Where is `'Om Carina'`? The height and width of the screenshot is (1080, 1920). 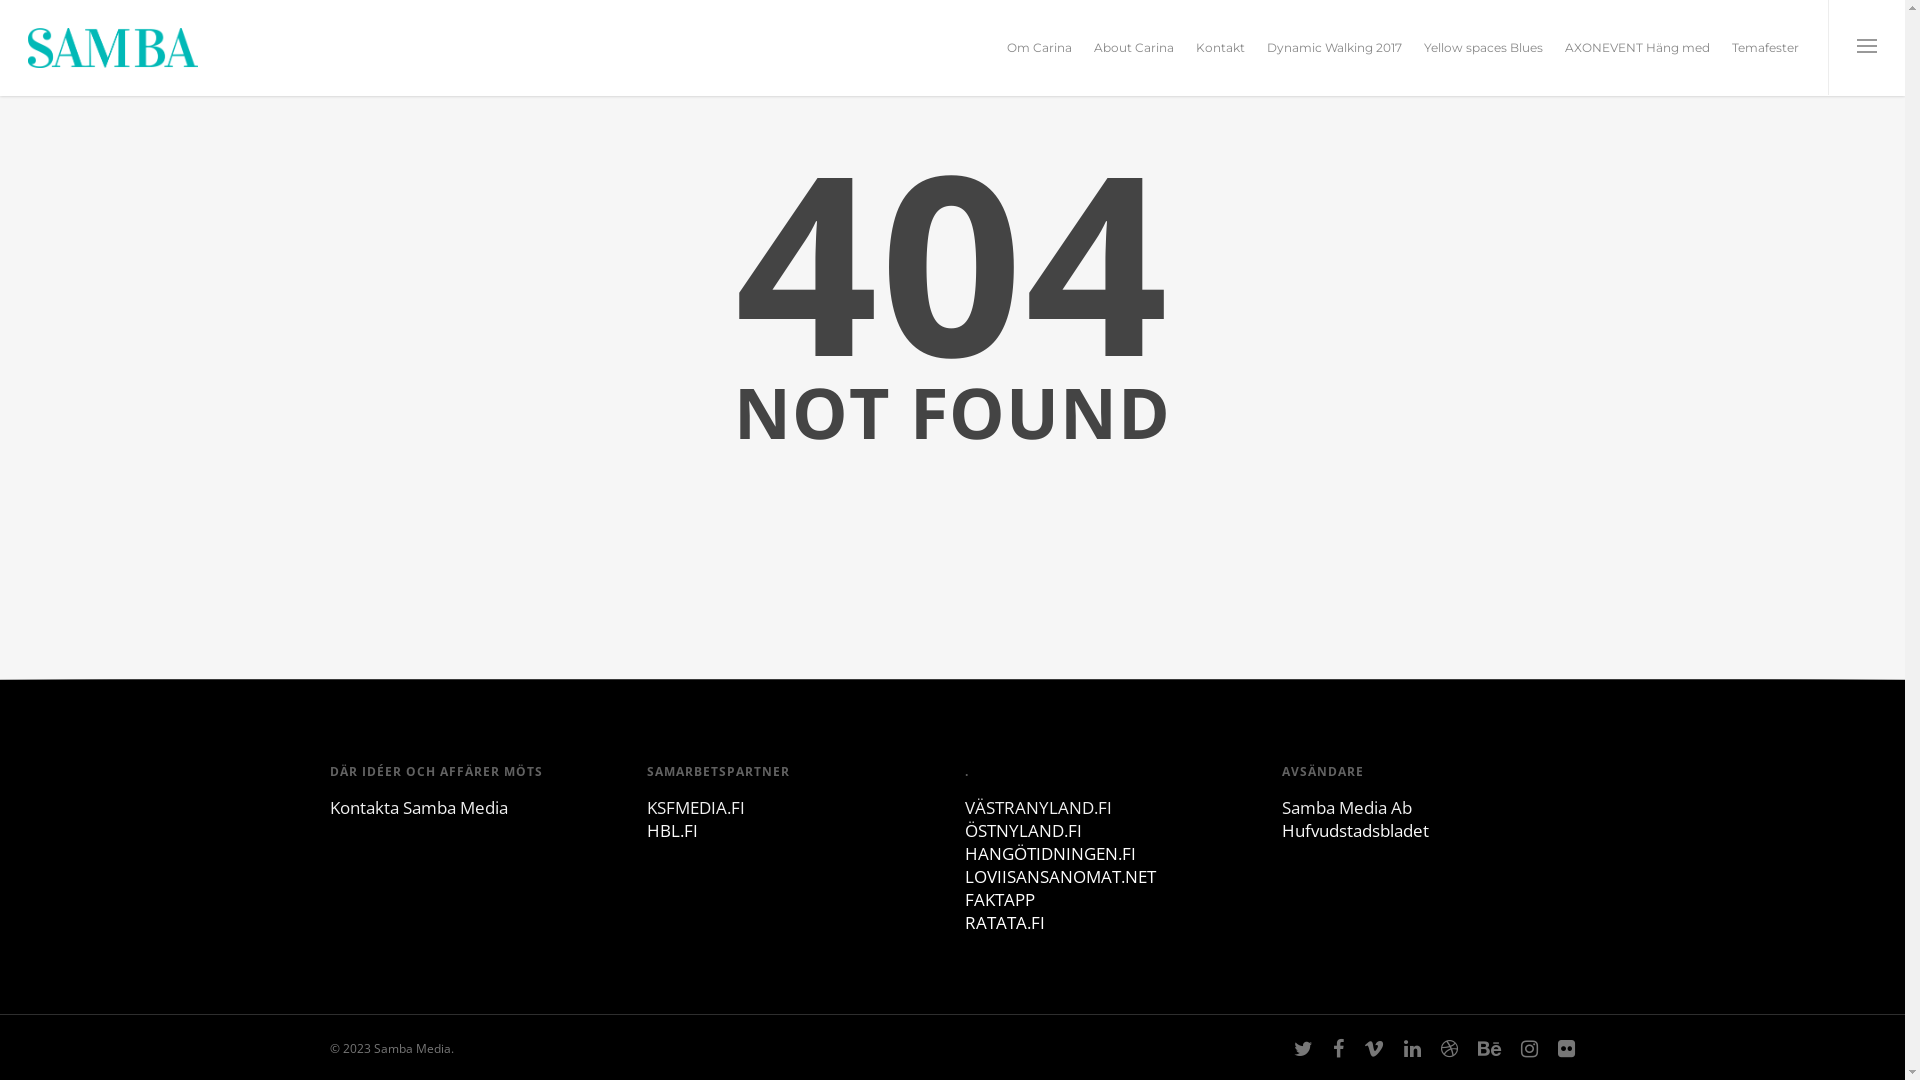
'Om Carina' is located at coordinates (1039, 60).